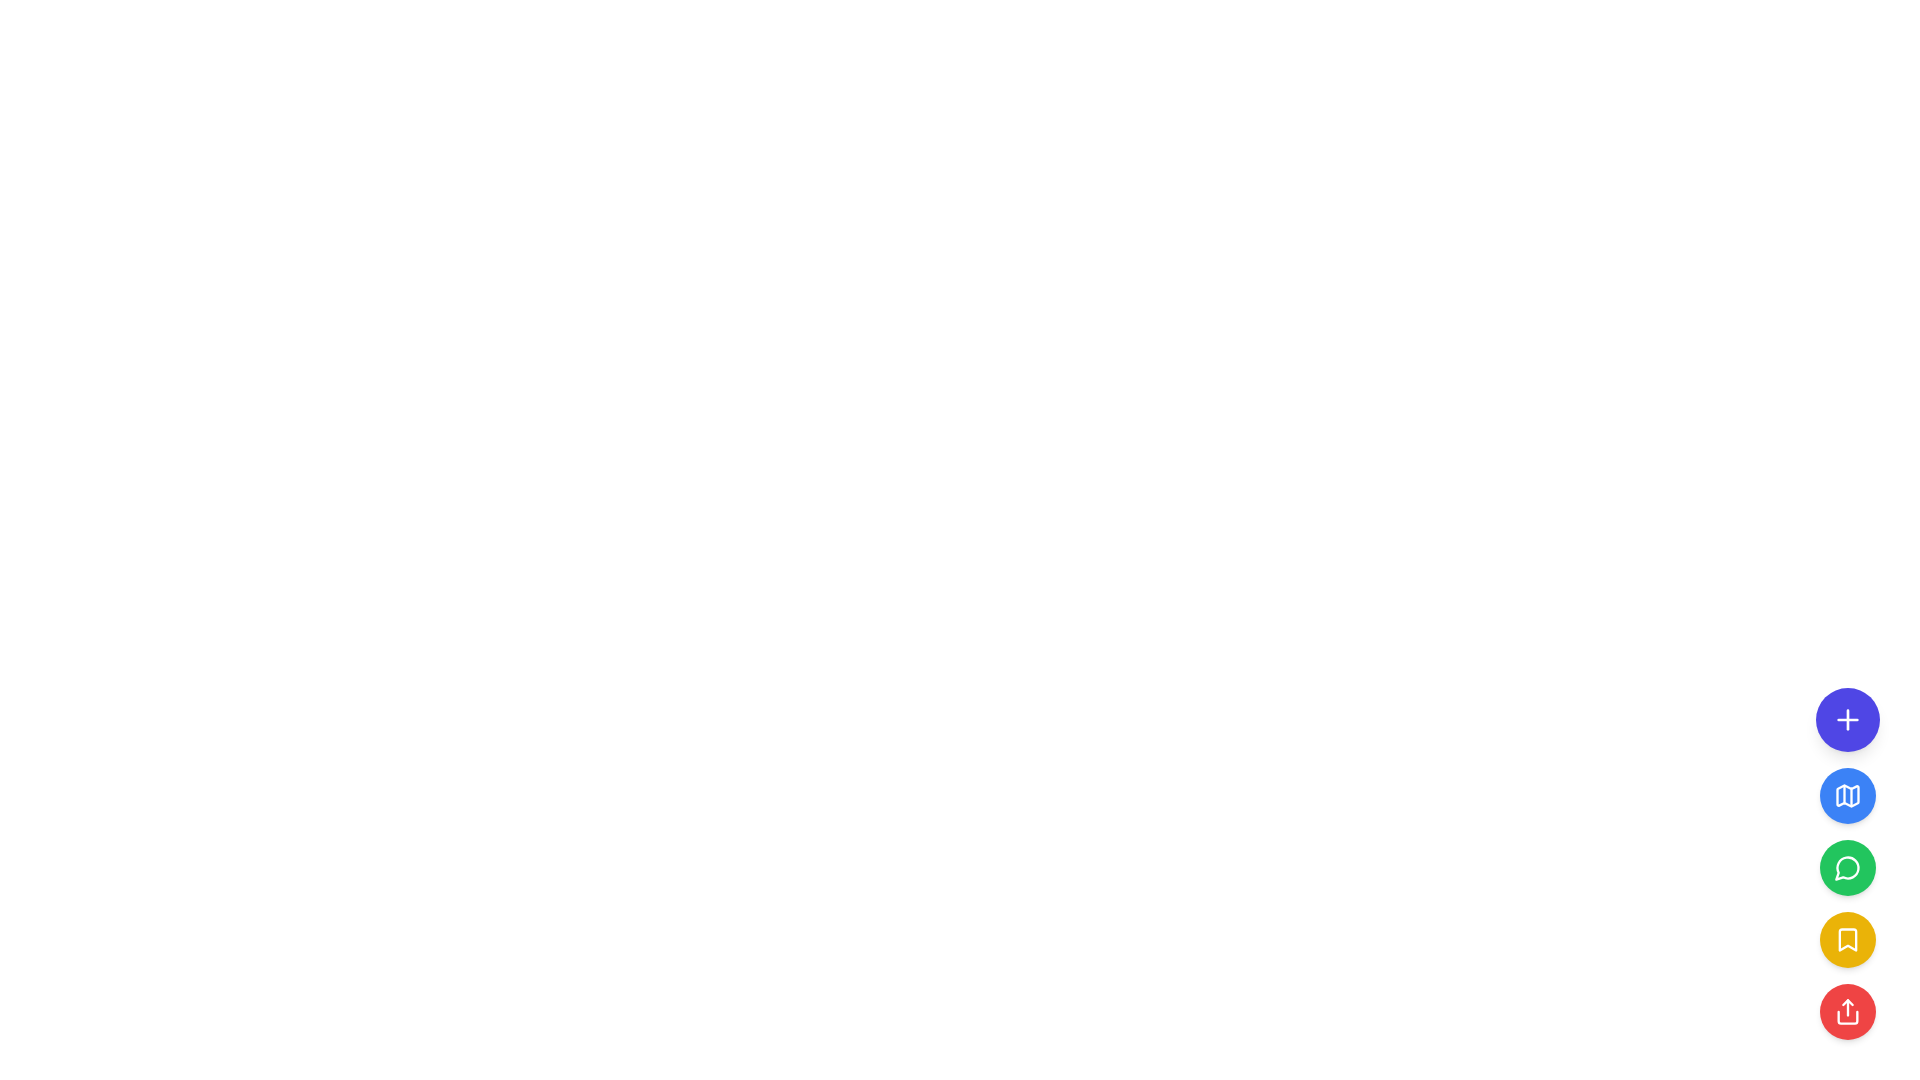 The height and width of the screenshot is (1080, 1920). I want to click on the green circular button with a white speech bubble symbol, which is the third icon in a vertical stack on the right side of the interface, so click(1847, 866).